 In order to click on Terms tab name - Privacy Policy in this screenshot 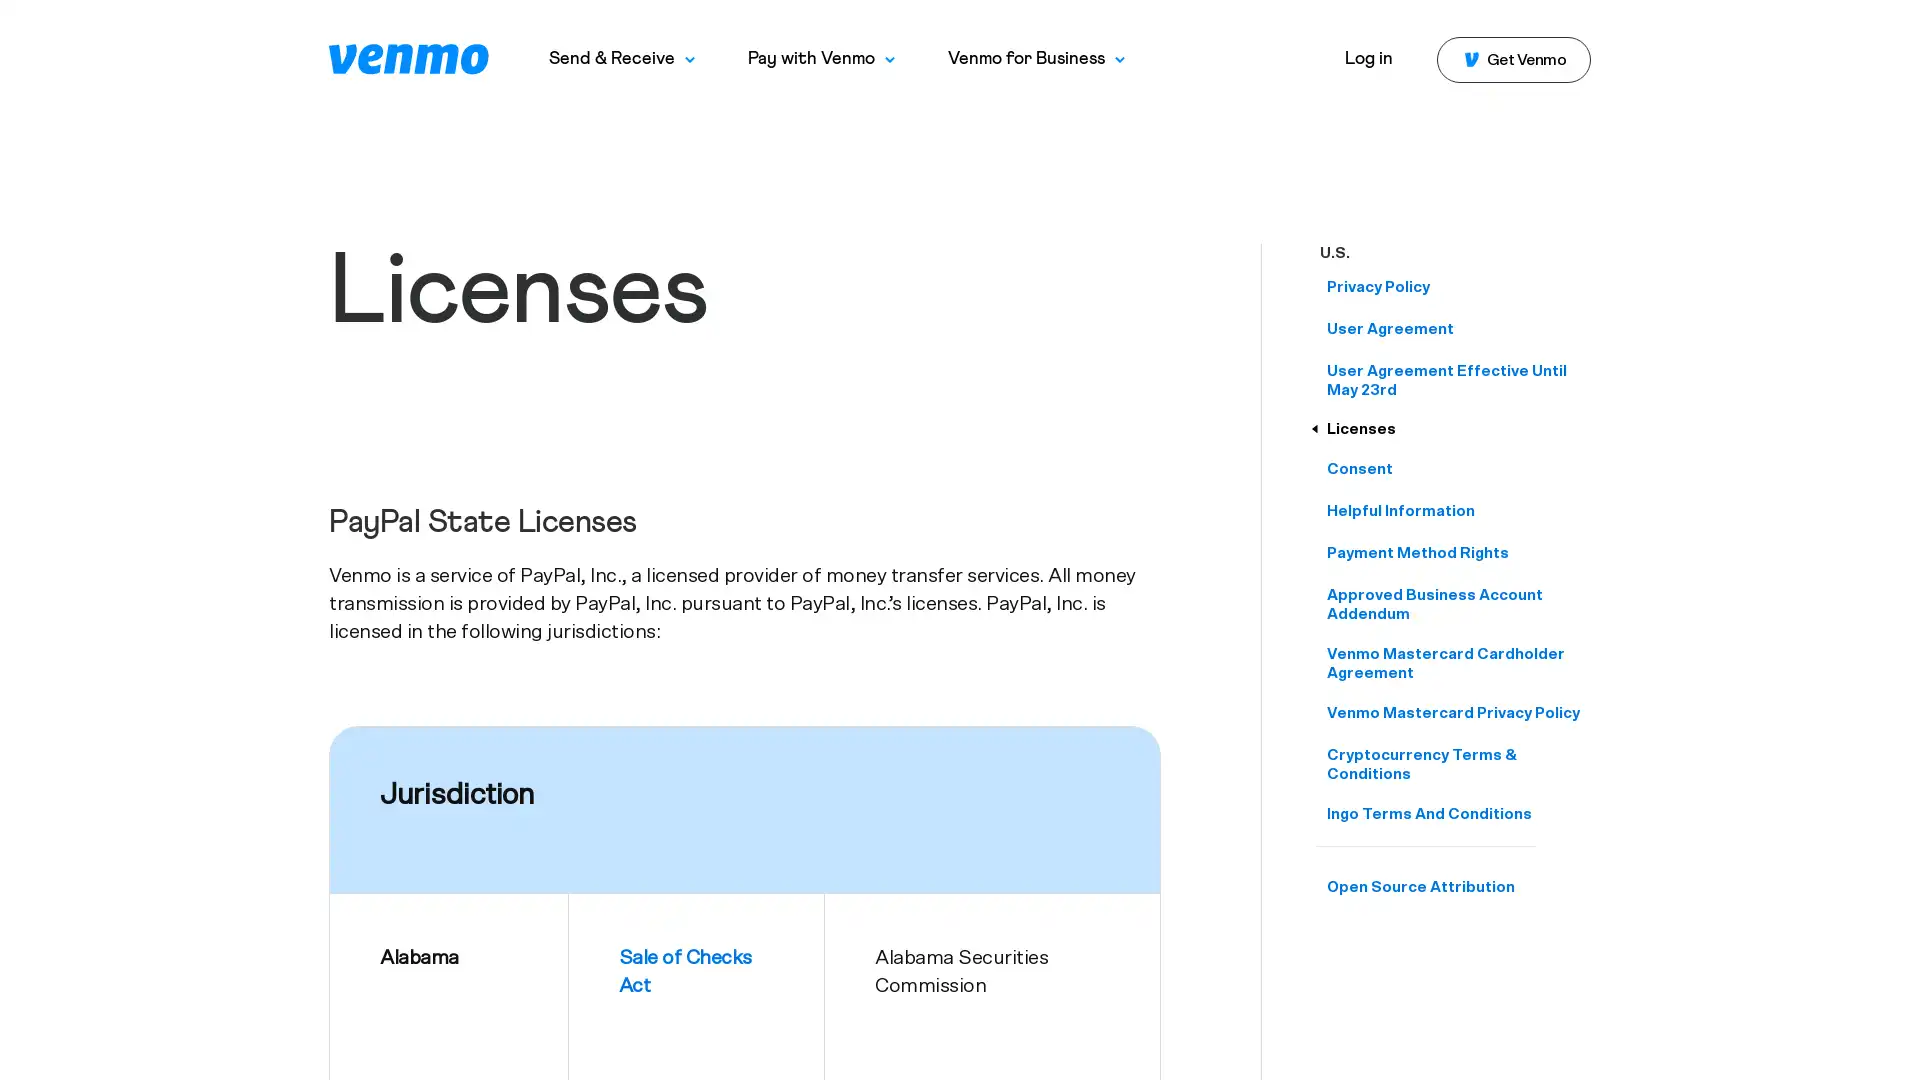, I will do `click(1458, 287)`.